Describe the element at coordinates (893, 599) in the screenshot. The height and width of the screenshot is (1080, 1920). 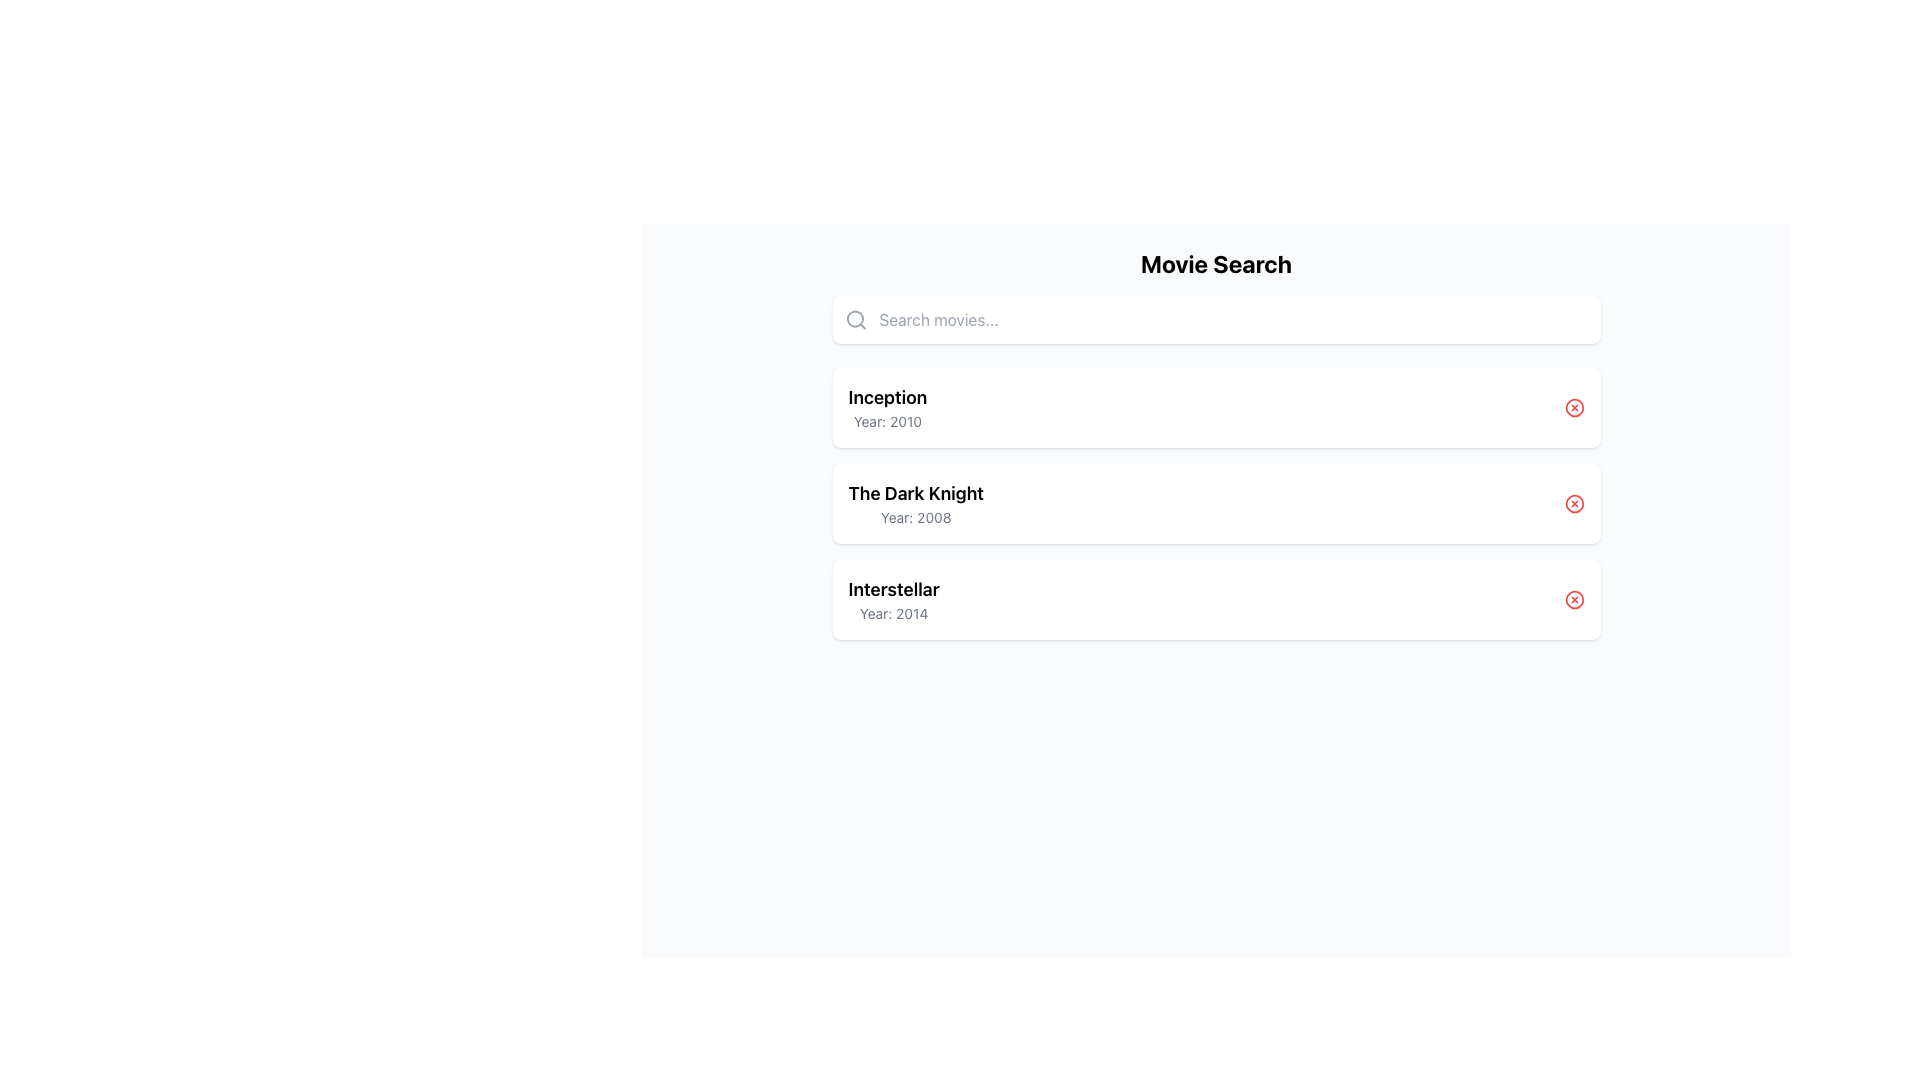
I see `text displayed in the title 'Interstellar' and subtitle 'Year: 2014' located in the top-left region of the third card in the movie entries list` at that location.